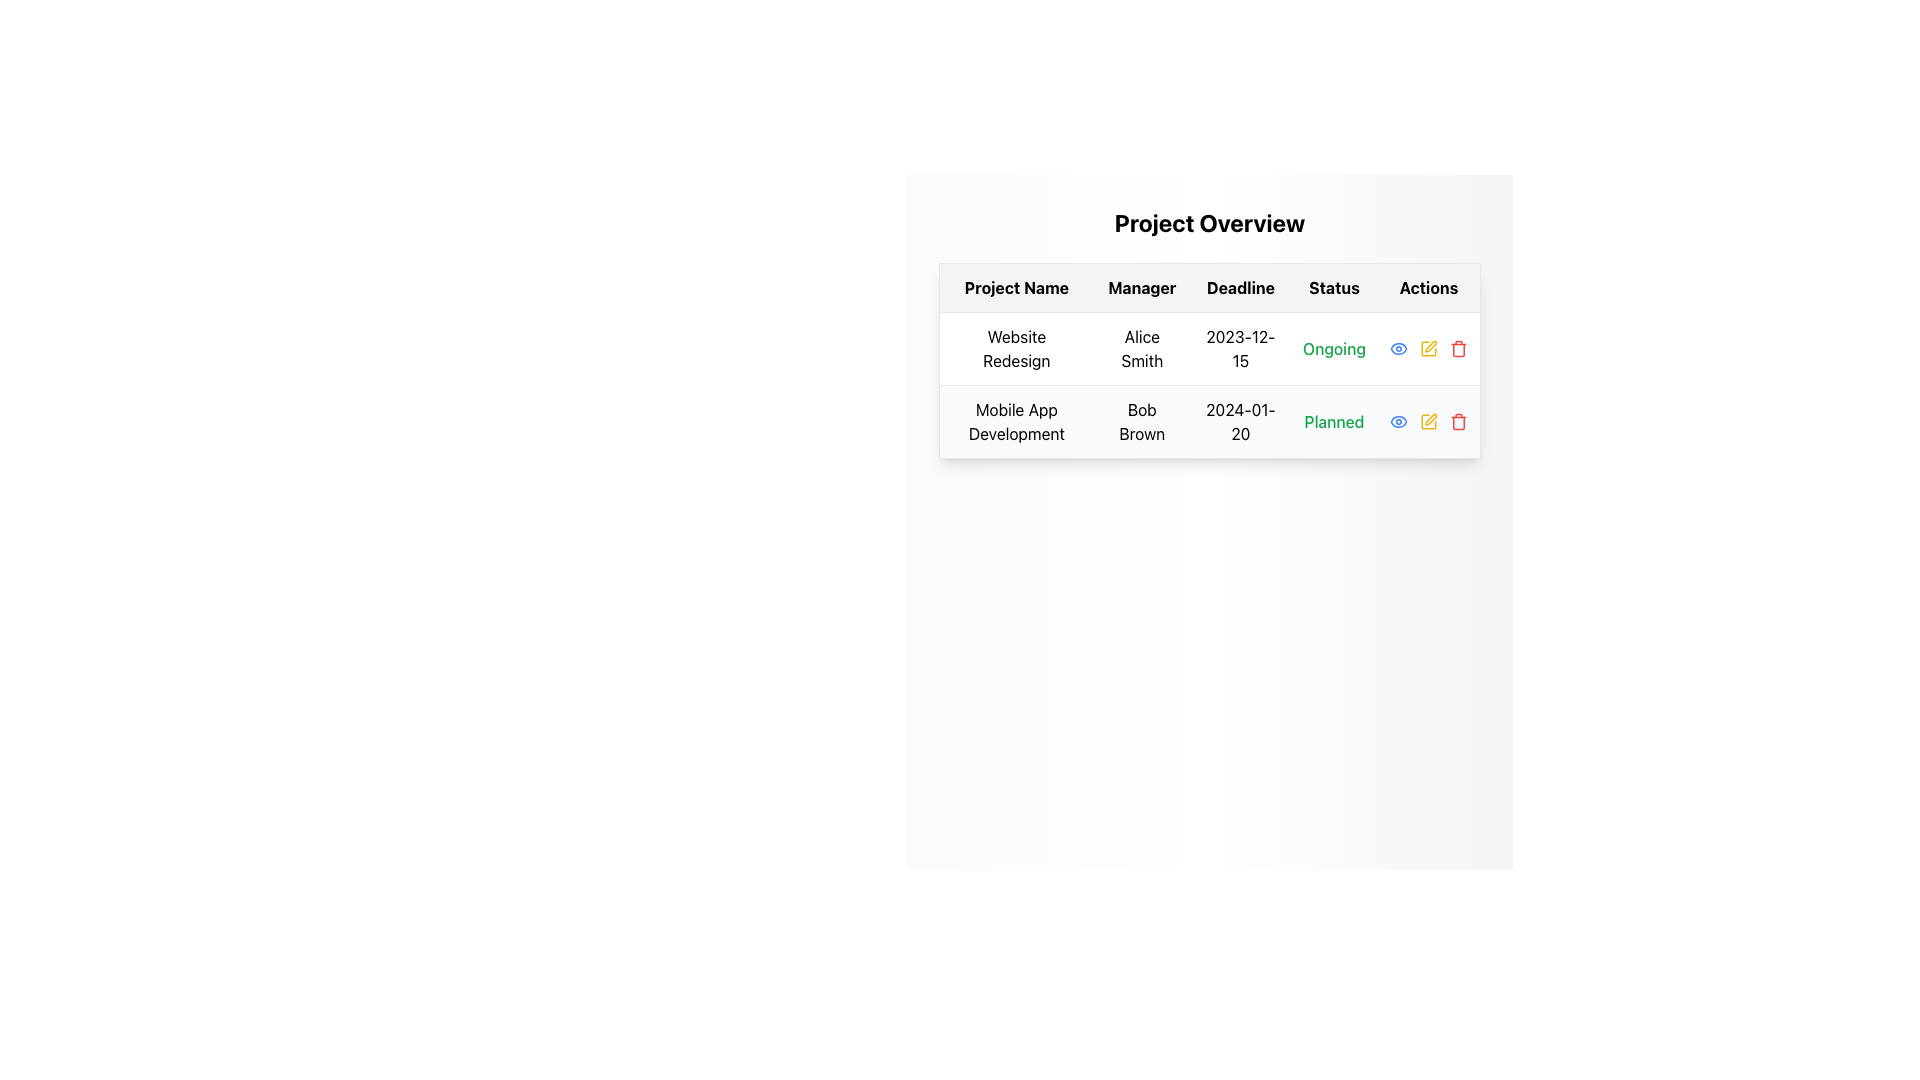 This screenshot has height=1080, width=1920. Describe the element at coordinates (1459, 347) in the screenshot. I see `the trash icon located at the rightmost side of the 'Actions' column in the second row of the table` at that location.